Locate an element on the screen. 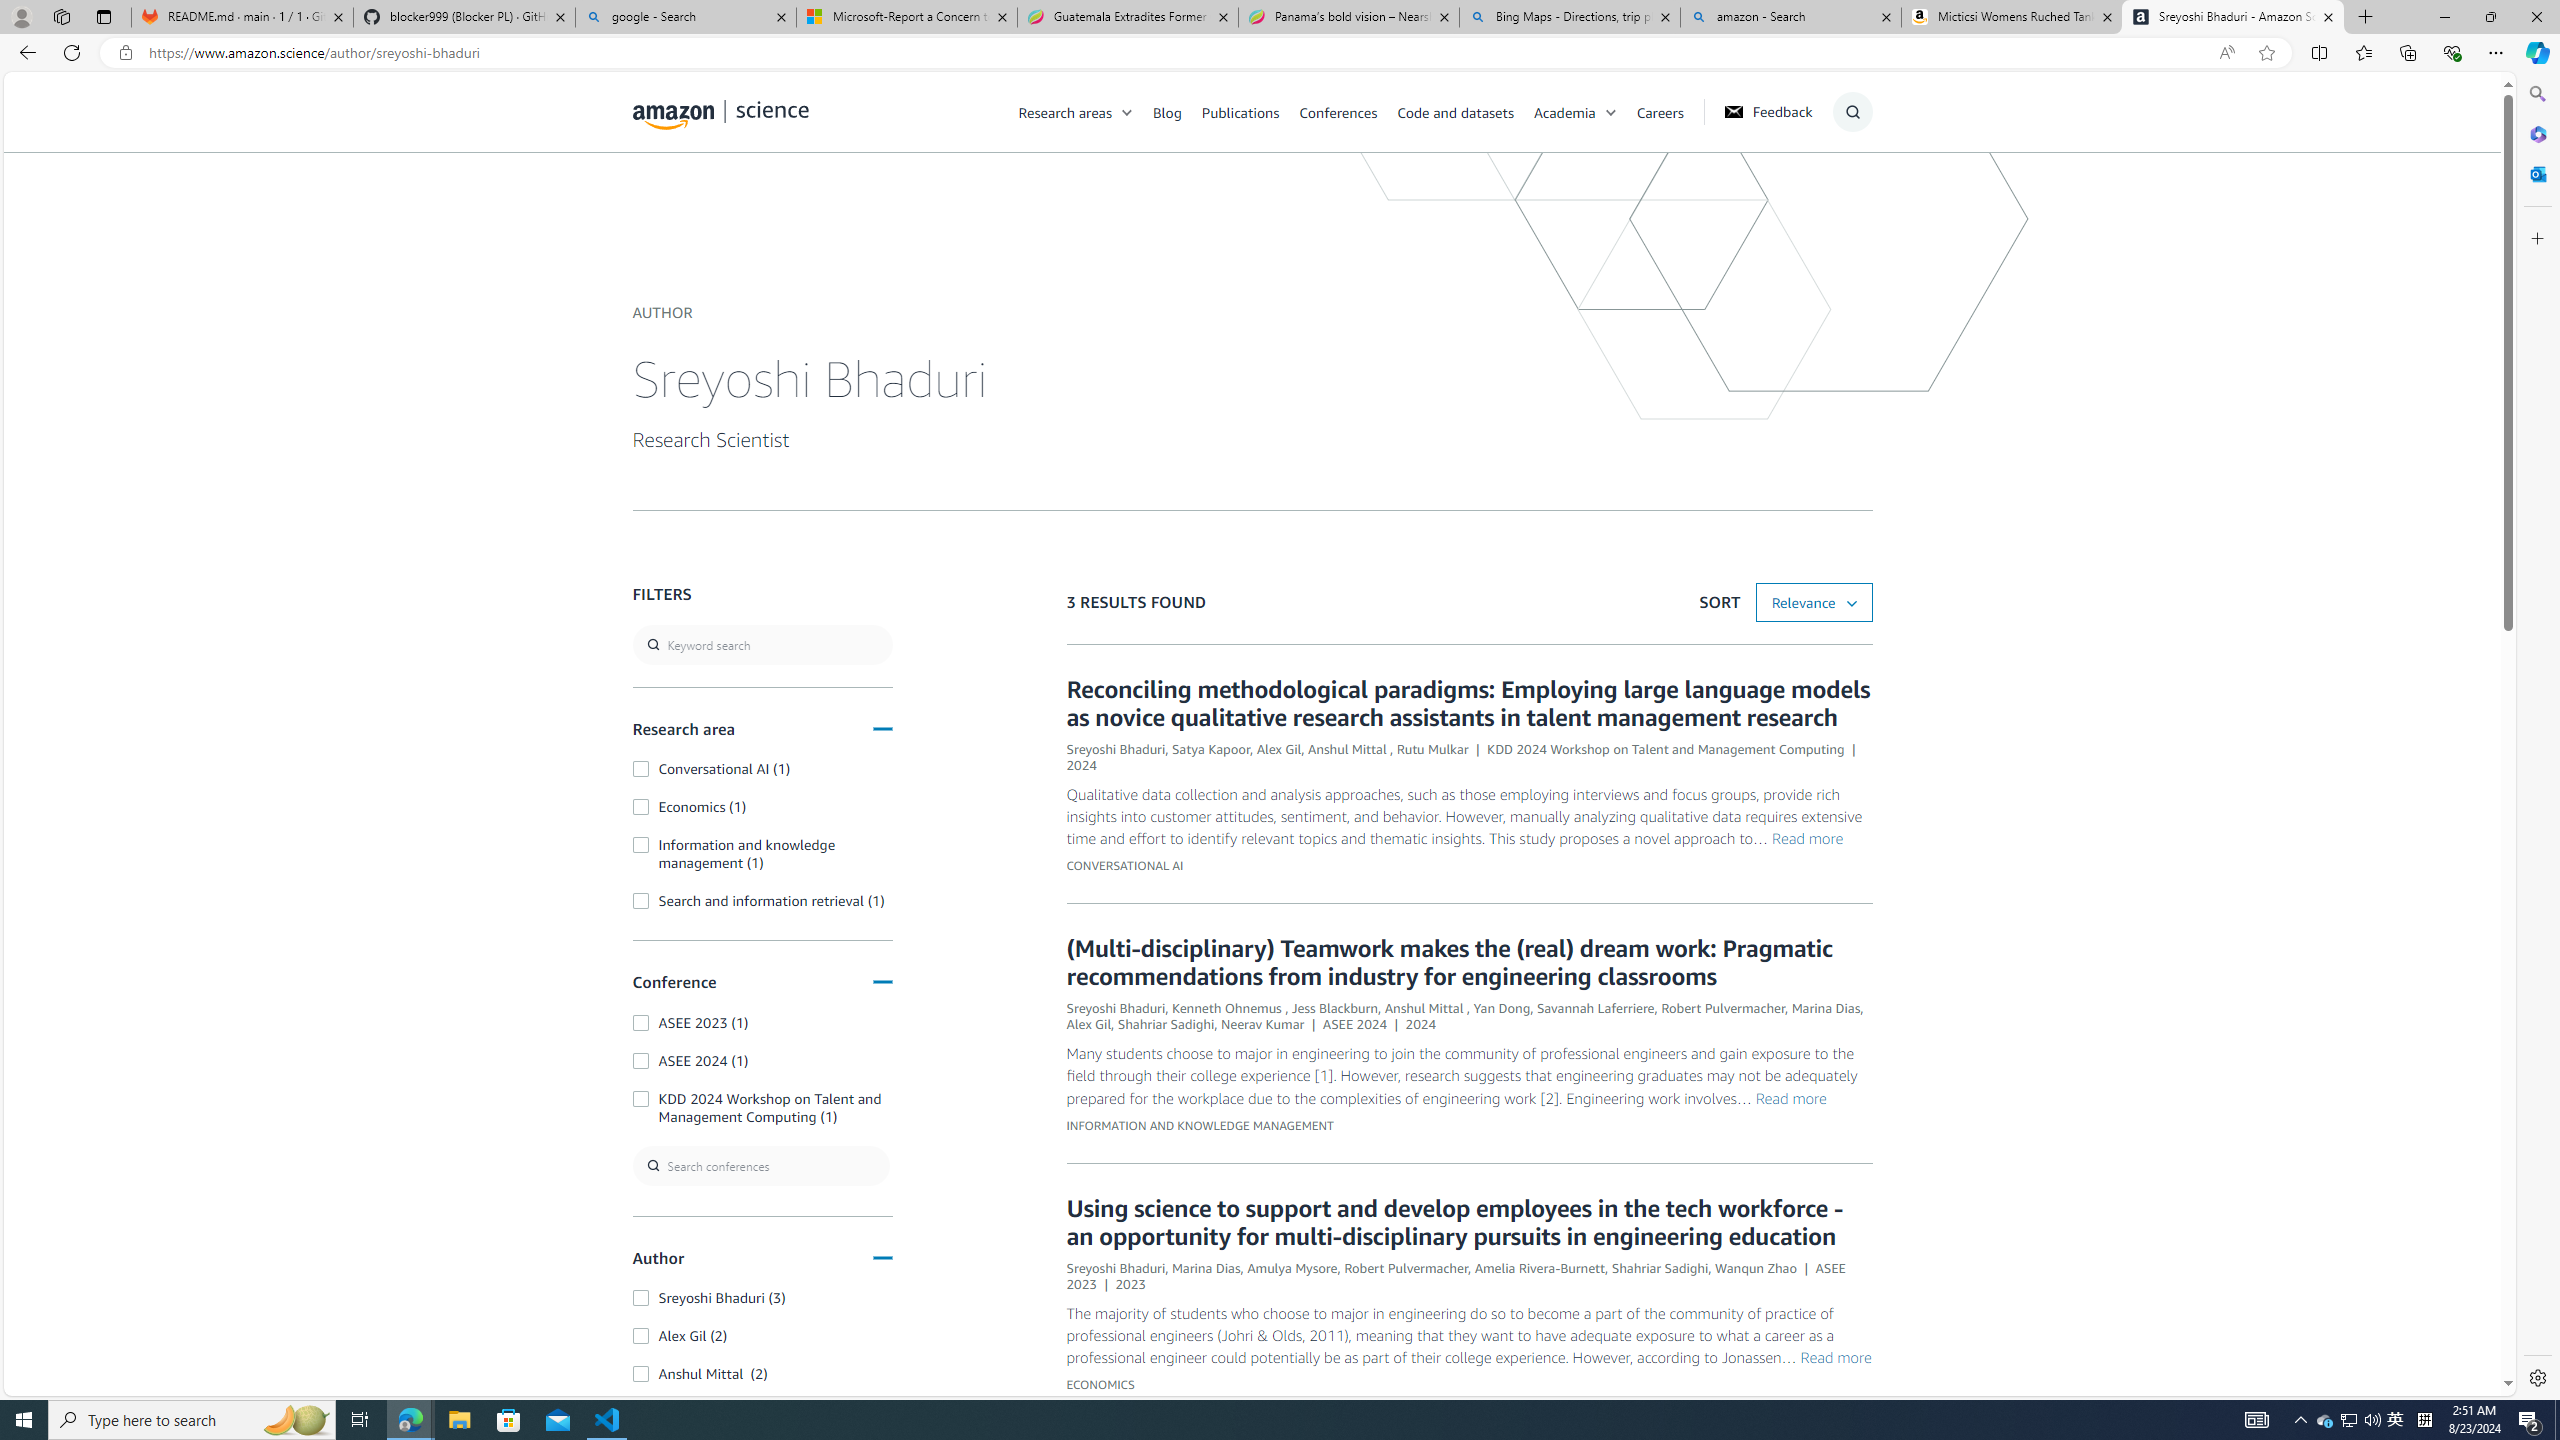  'Wanqun Zhao' is located at coordinates (1756, 1267).